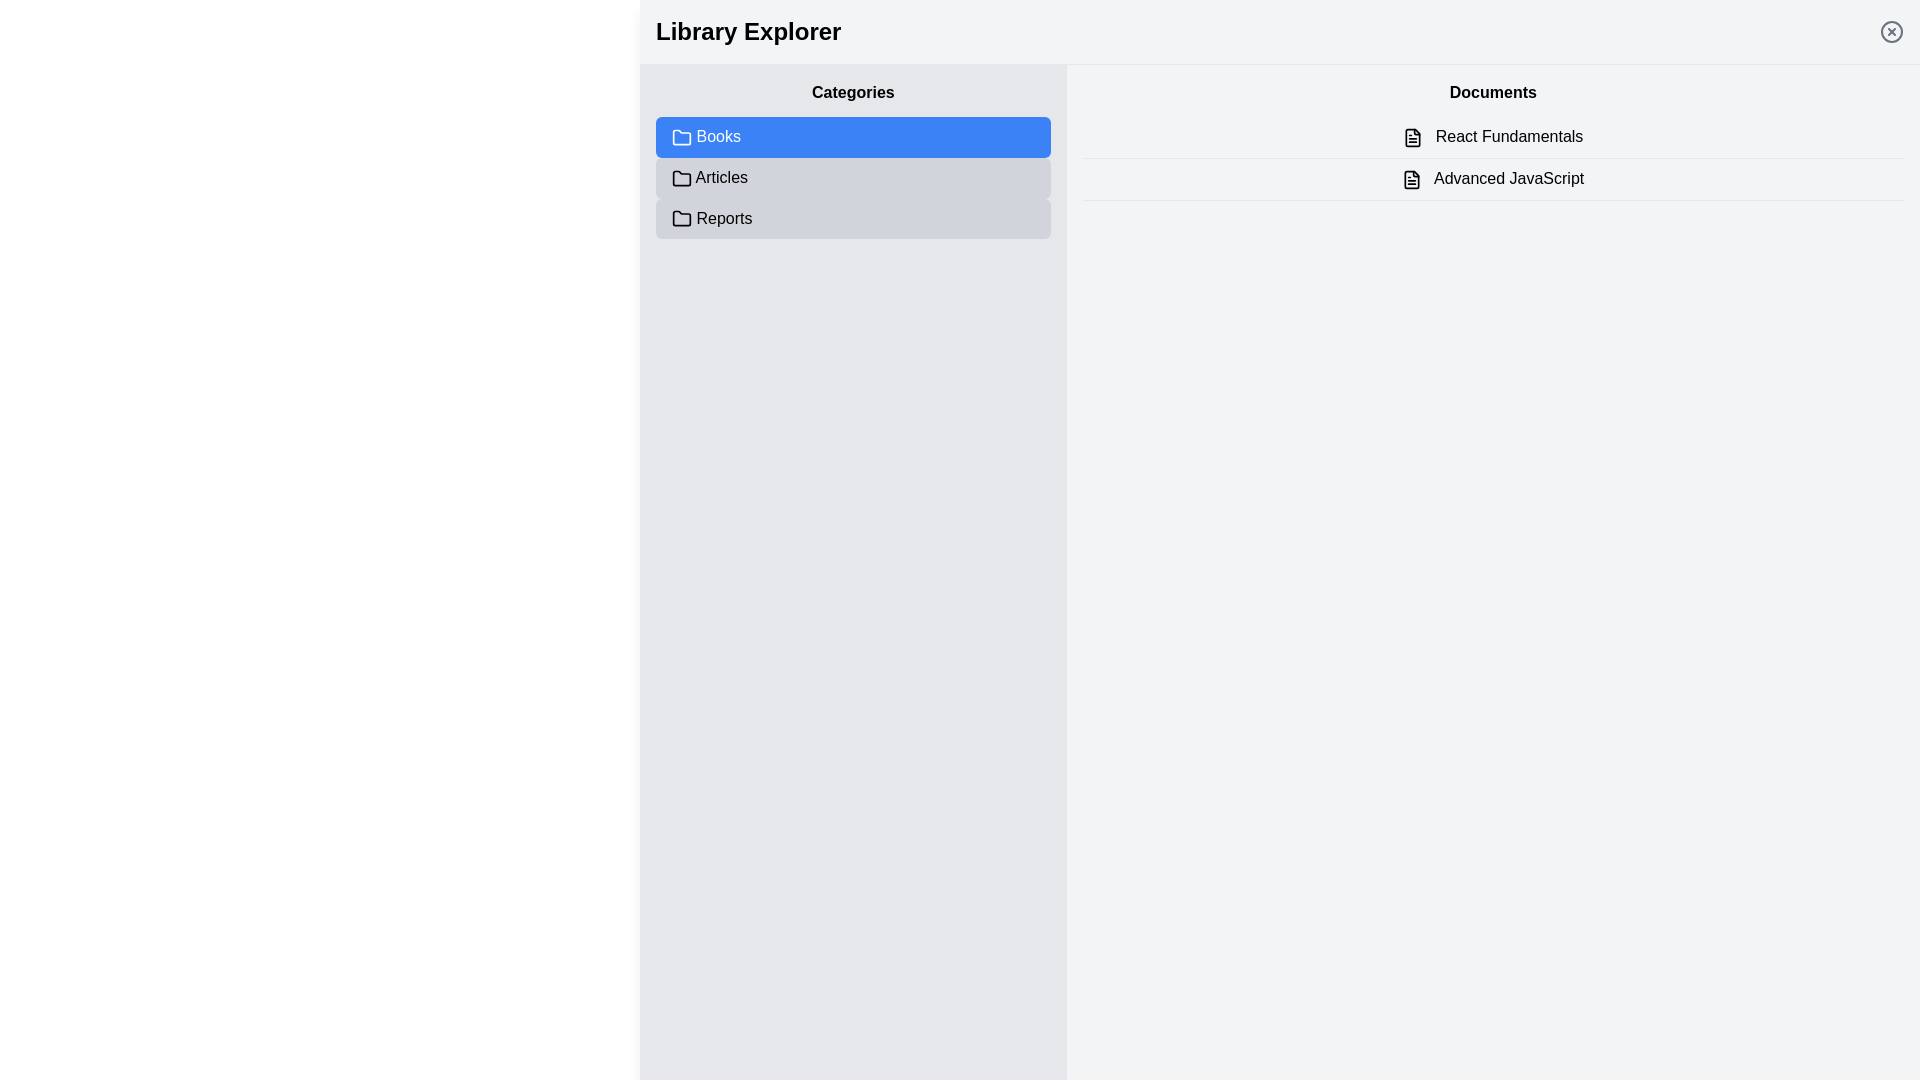 The image size is (1920, 1080). I want to click on the 'Books' category button in the 'Categories' section of the 'Library Explorer' interface for navigation, so click(853, 136).